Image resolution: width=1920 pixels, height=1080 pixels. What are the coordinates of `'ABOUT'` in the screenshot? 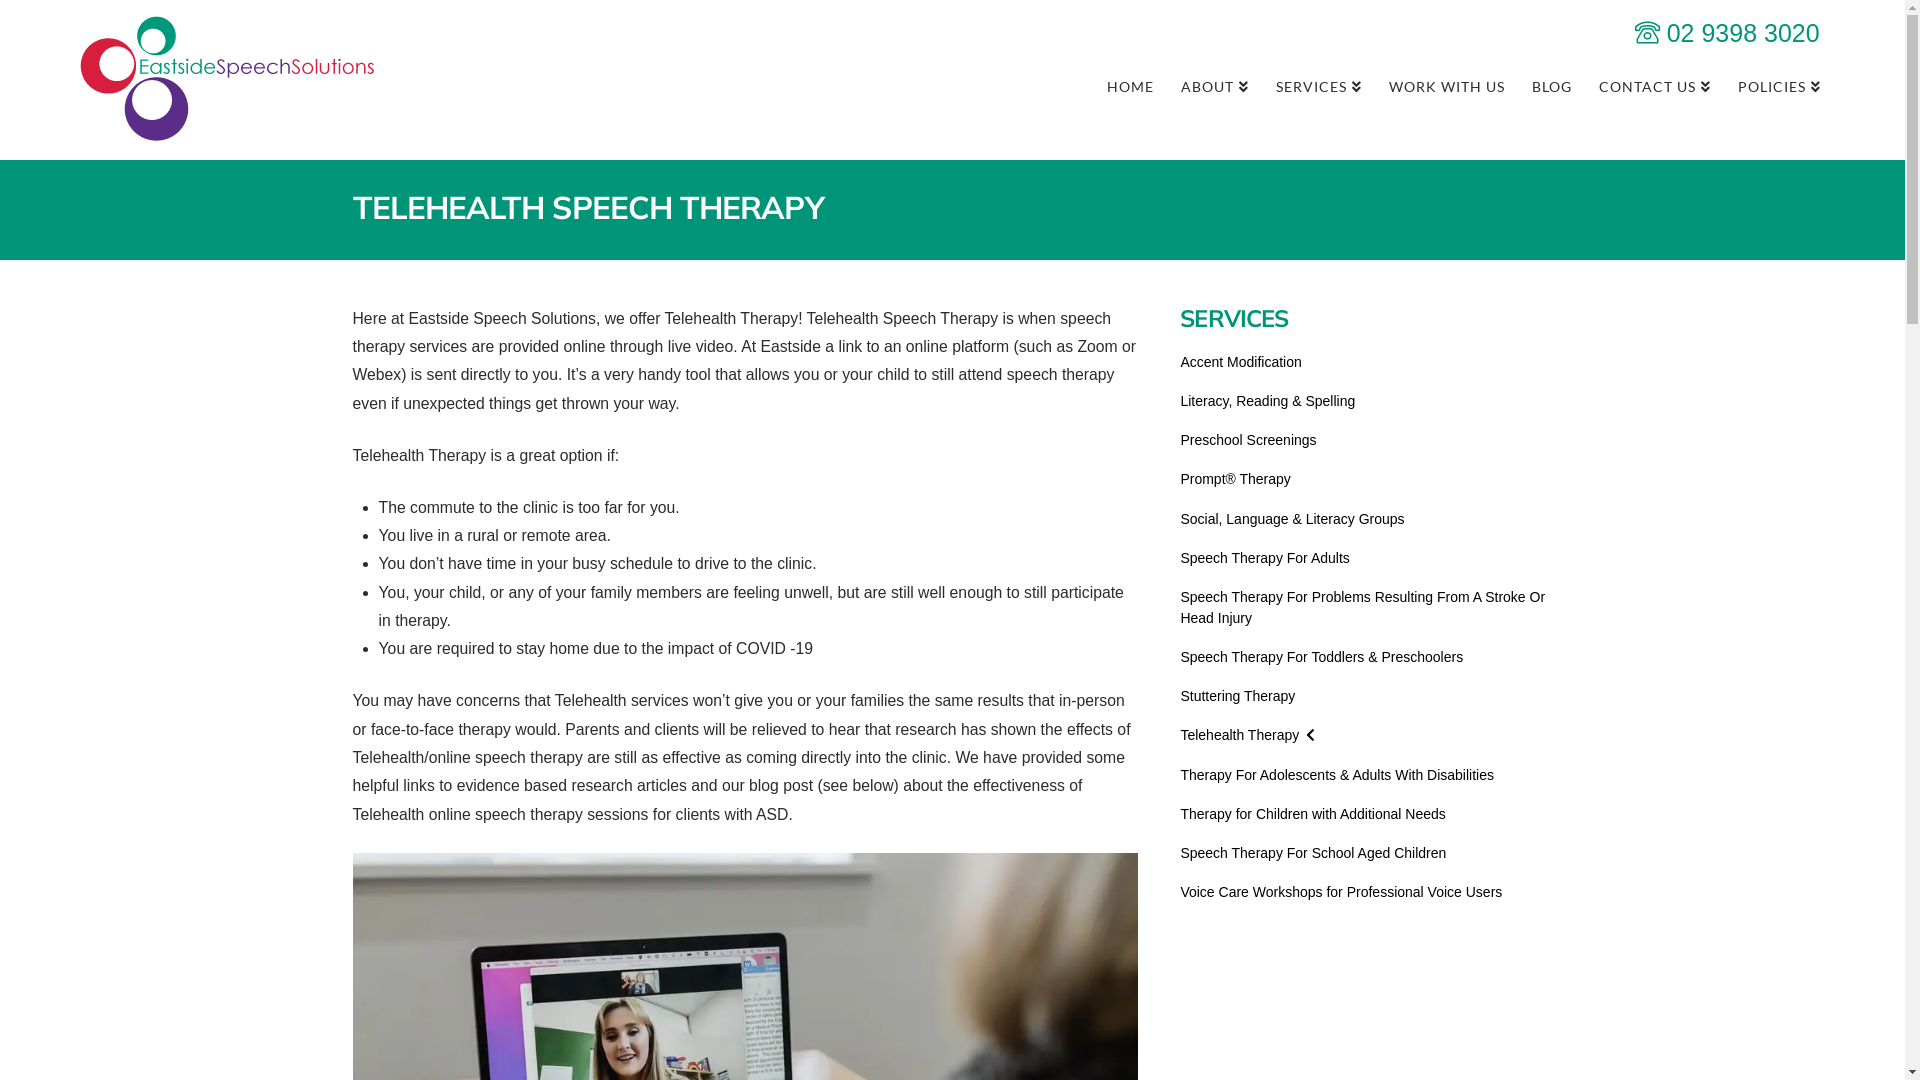 It's located at (1166, 83).